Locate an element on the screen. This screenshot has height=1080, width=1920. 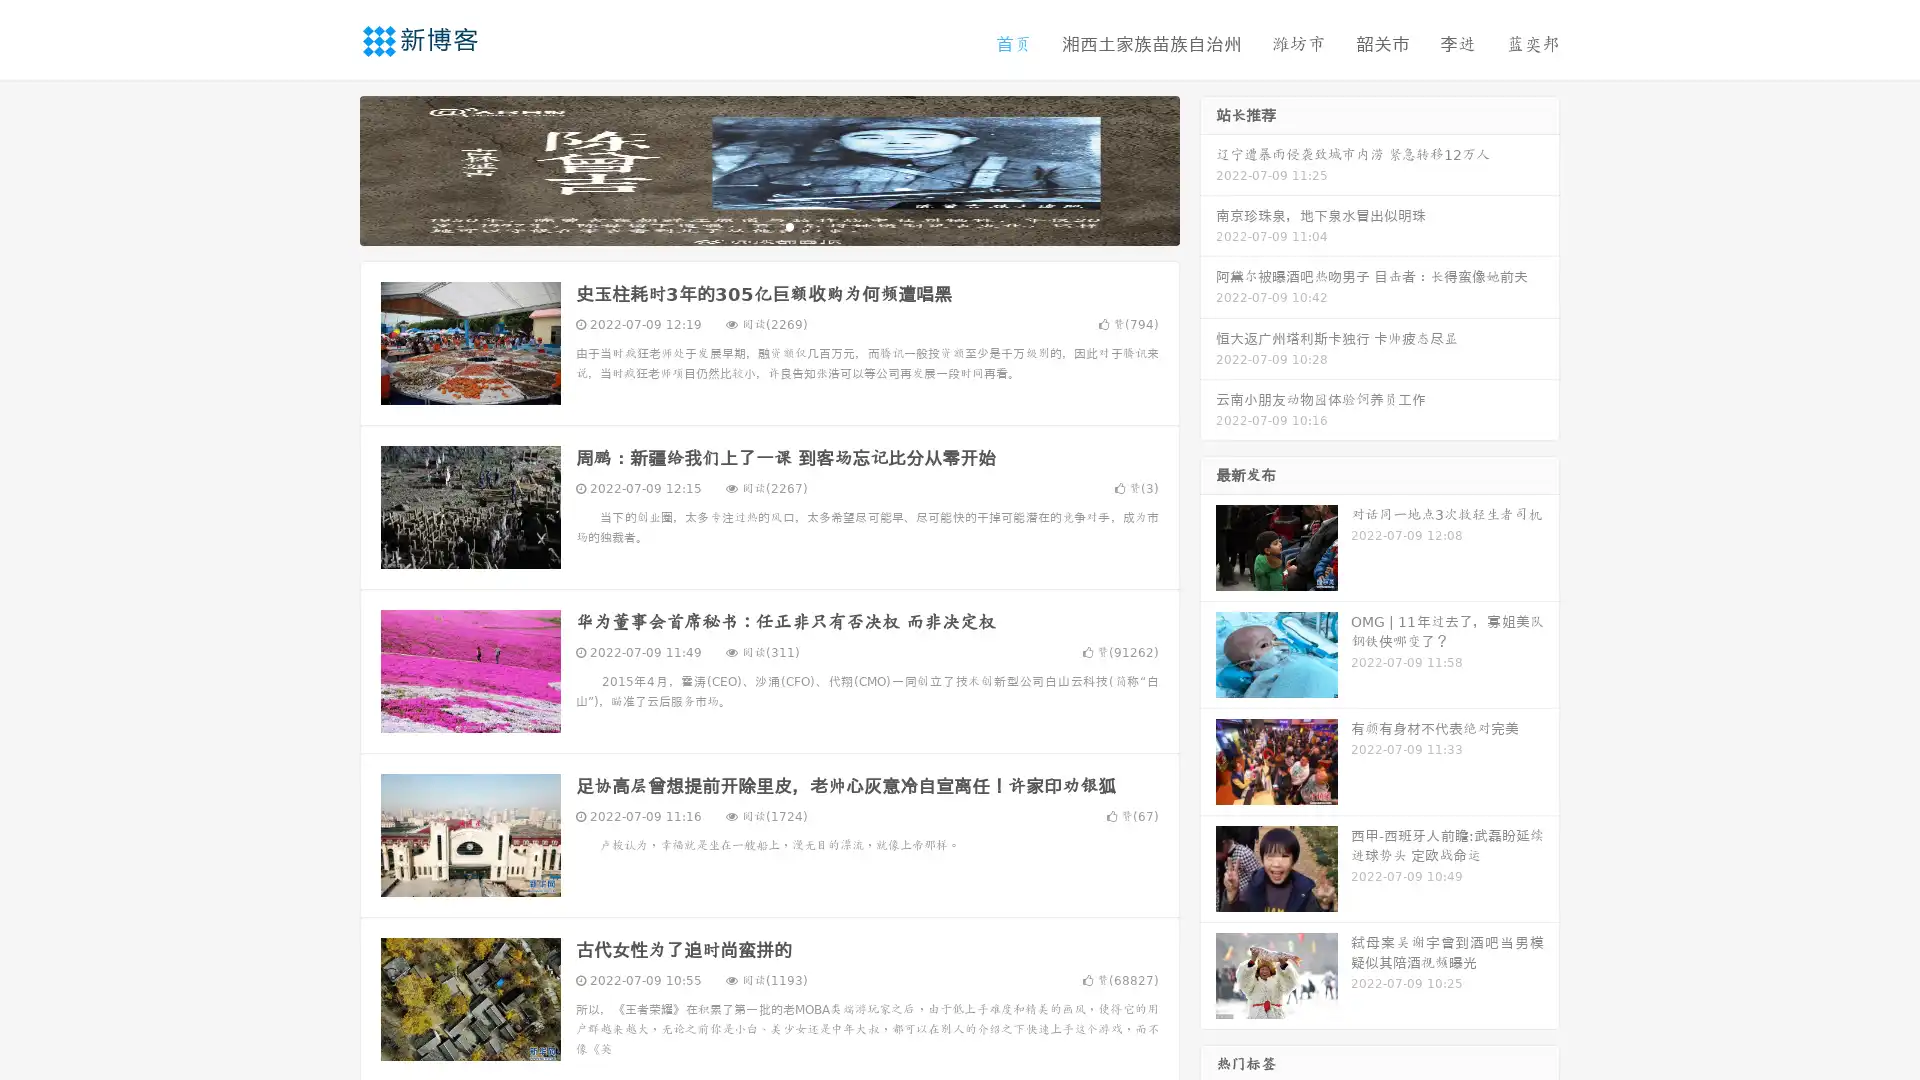
Go to slide 2 is located at coordinates (768, 225).